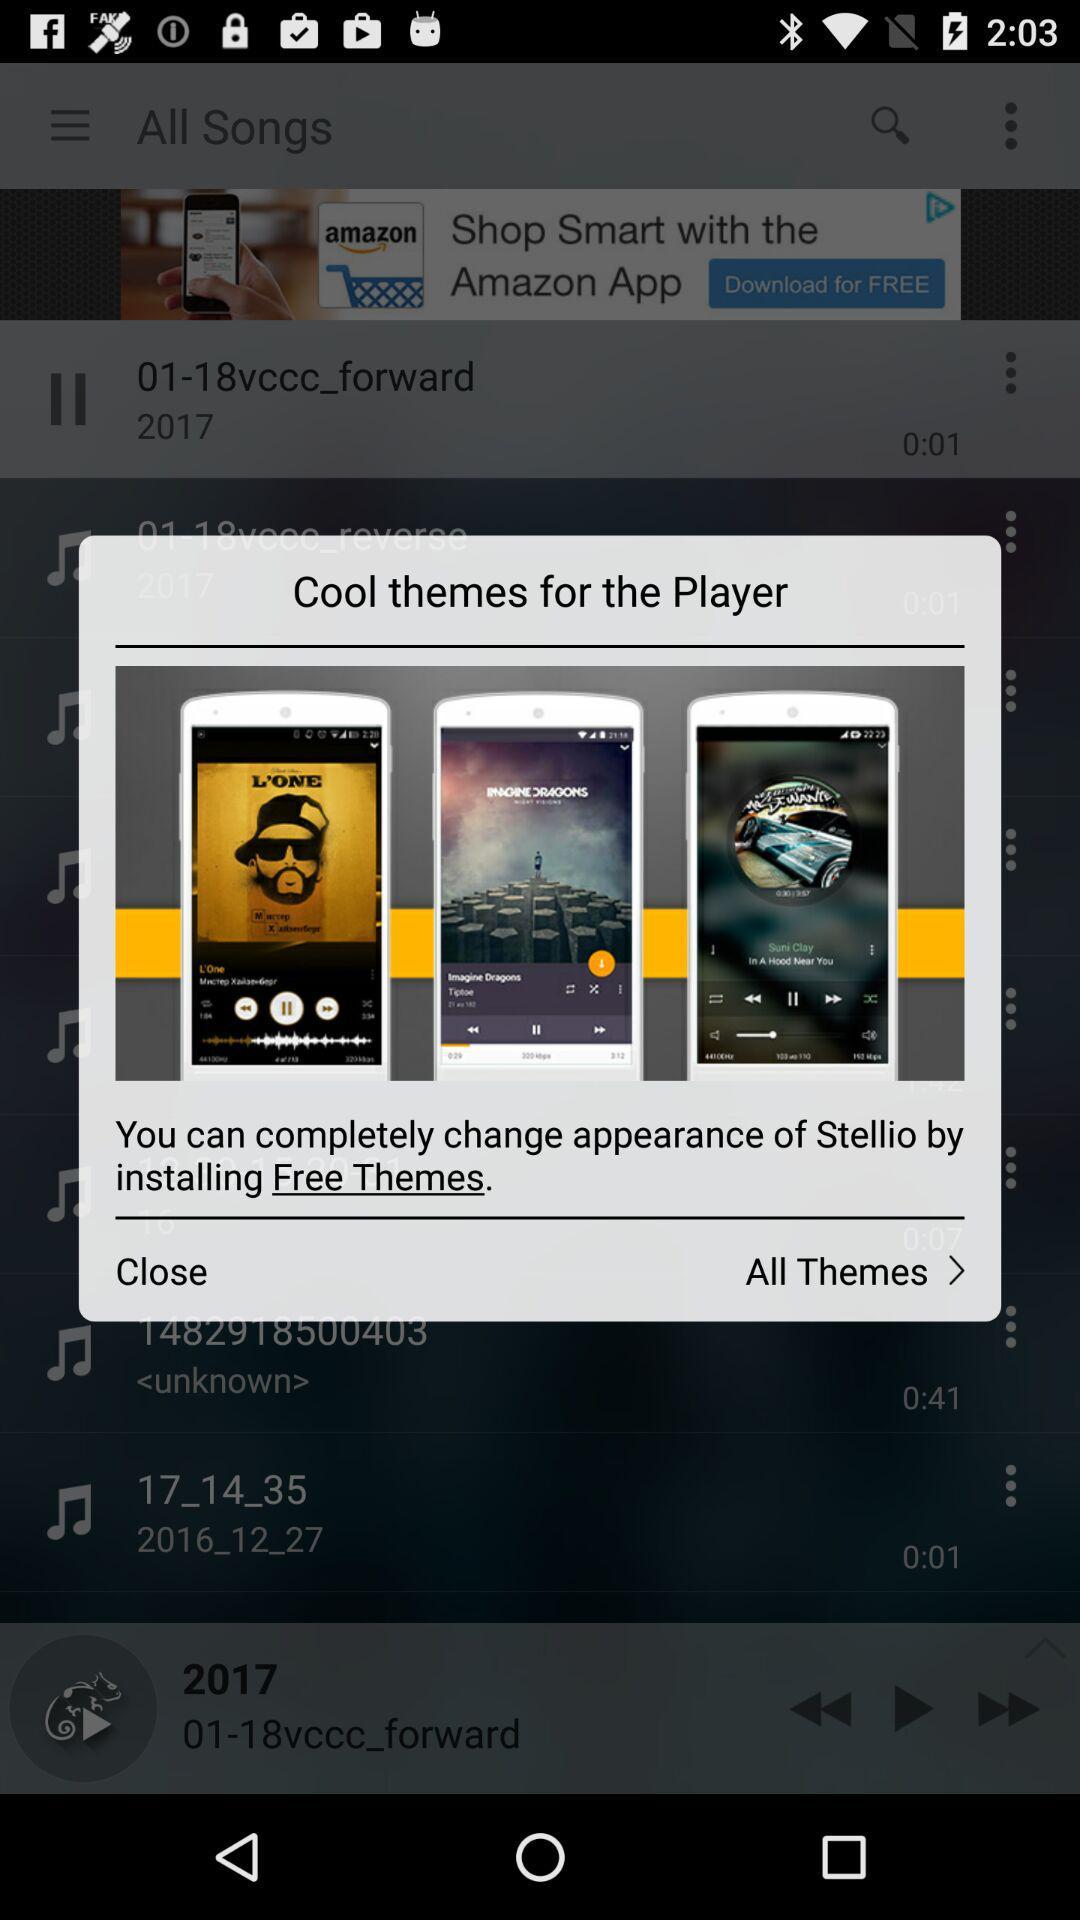 This screenshot has width=1080, height=1920. What do you see at coordinates (769, 1269) in the screenshot?
I see `the icon next to close icon` at bounding box center [769, 1269].